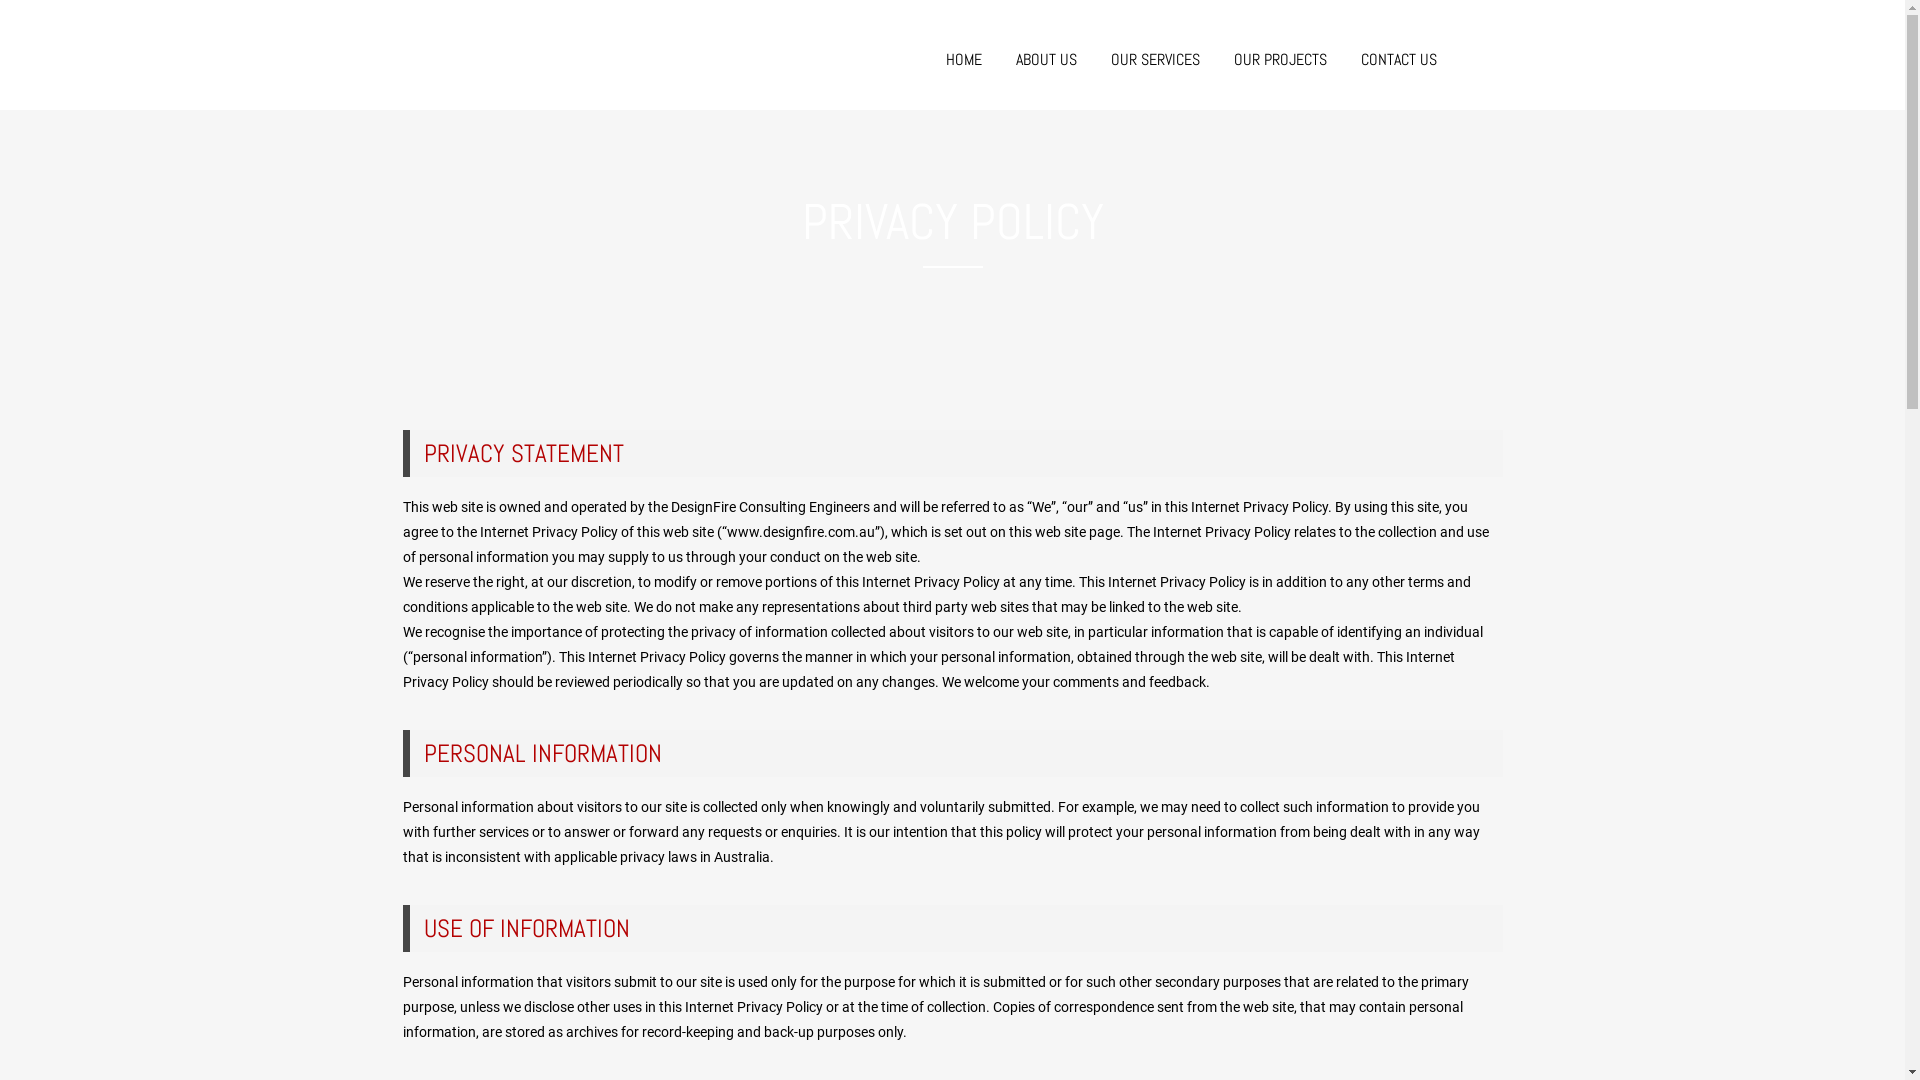  Describe the element at coordinates (1280, 59) in the screenshot. I see `'OUR PROJECTS'` at that location.